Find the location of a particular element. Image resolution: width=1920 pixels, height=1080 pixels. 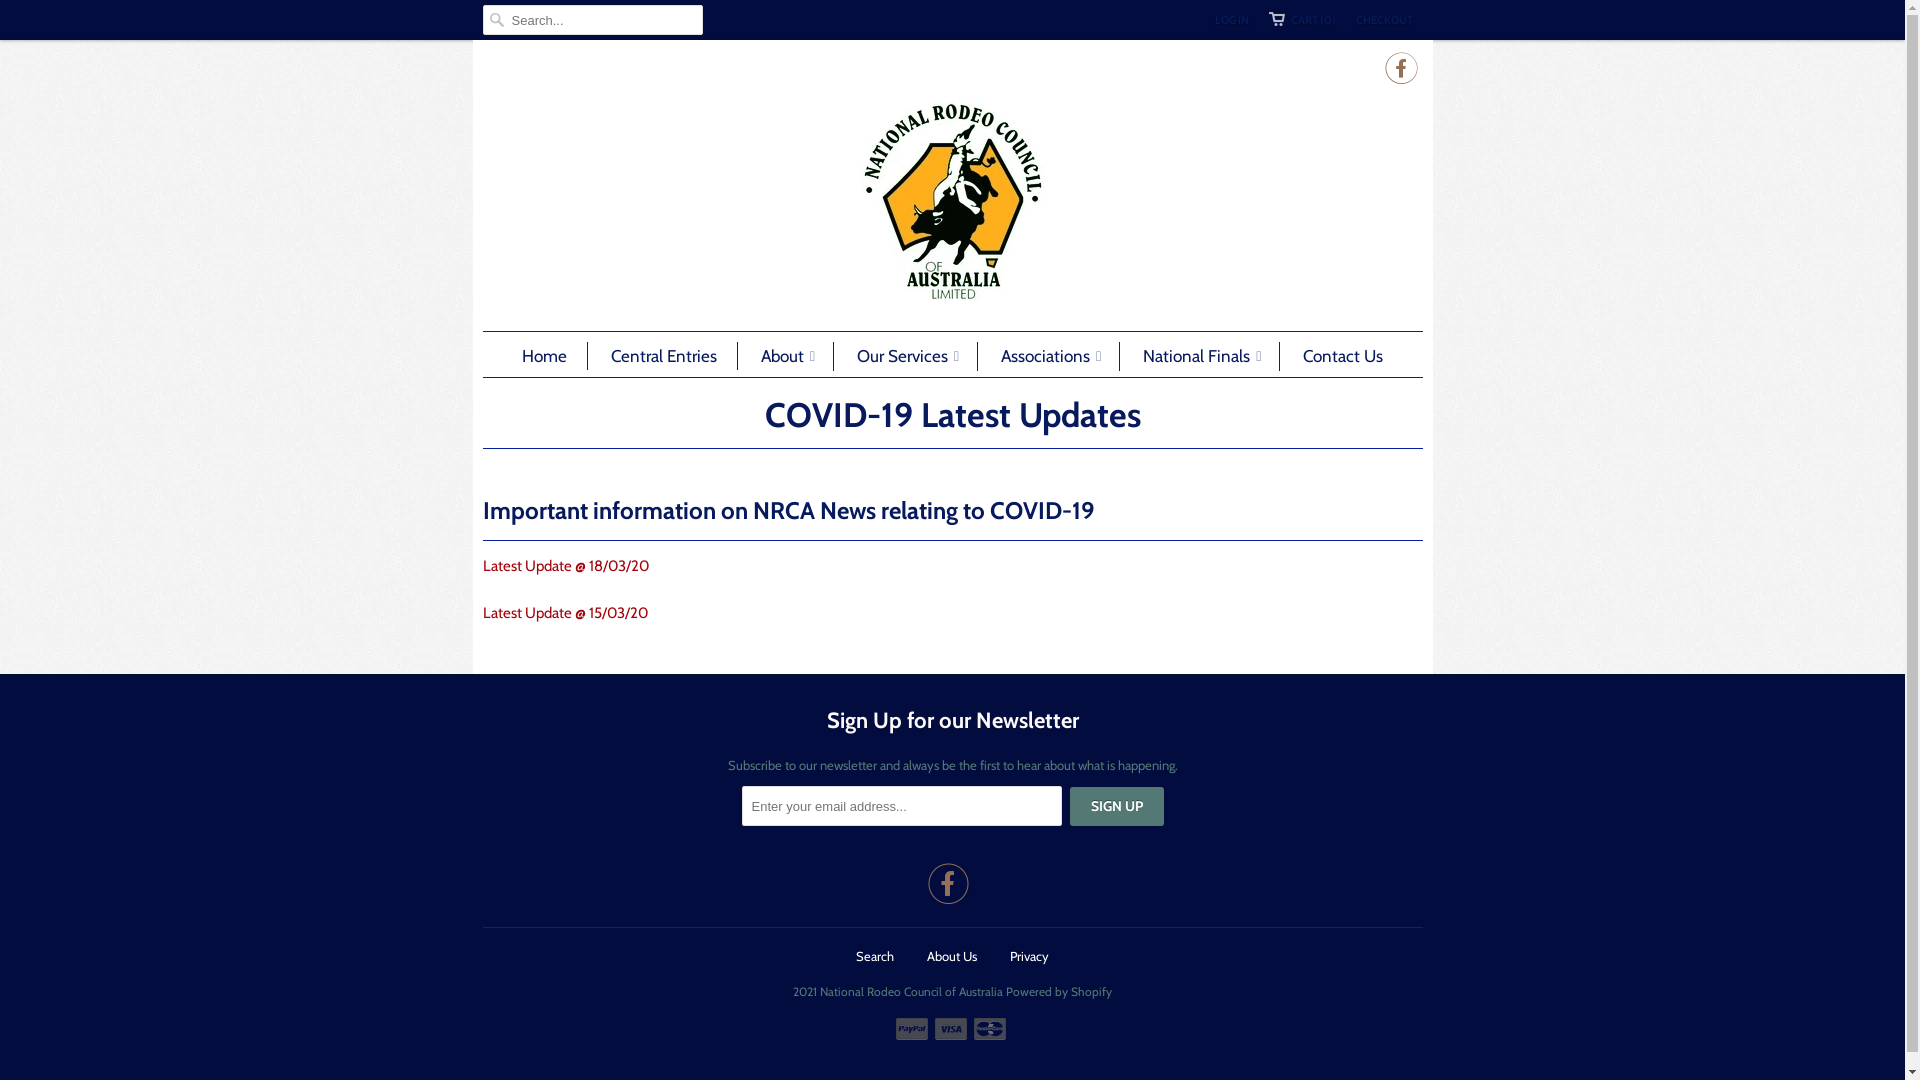

'Latest Update @ 18/03/20' is located at coordinates (481, 566).